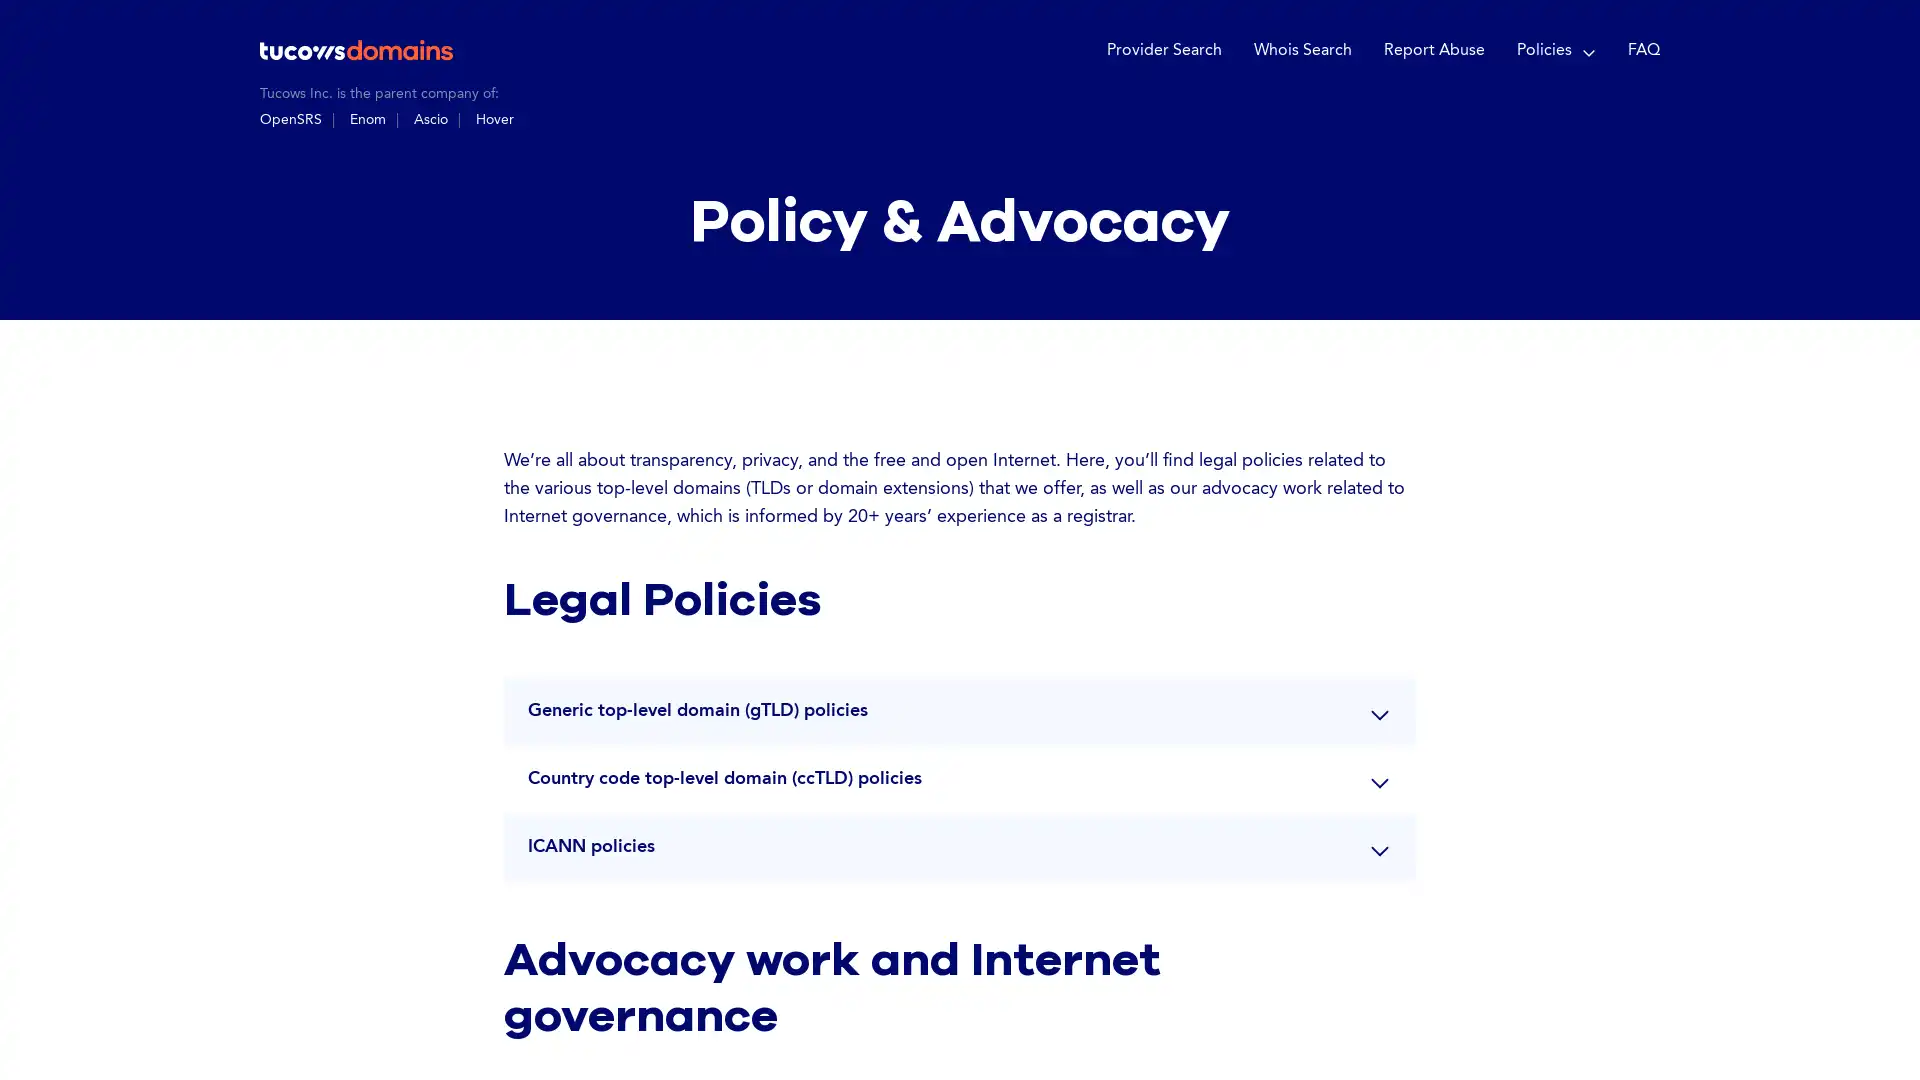  What do you see at coordinates (960, 845) in the screenshot?
I see `ICANN policies` at bounding box center [960, 845].